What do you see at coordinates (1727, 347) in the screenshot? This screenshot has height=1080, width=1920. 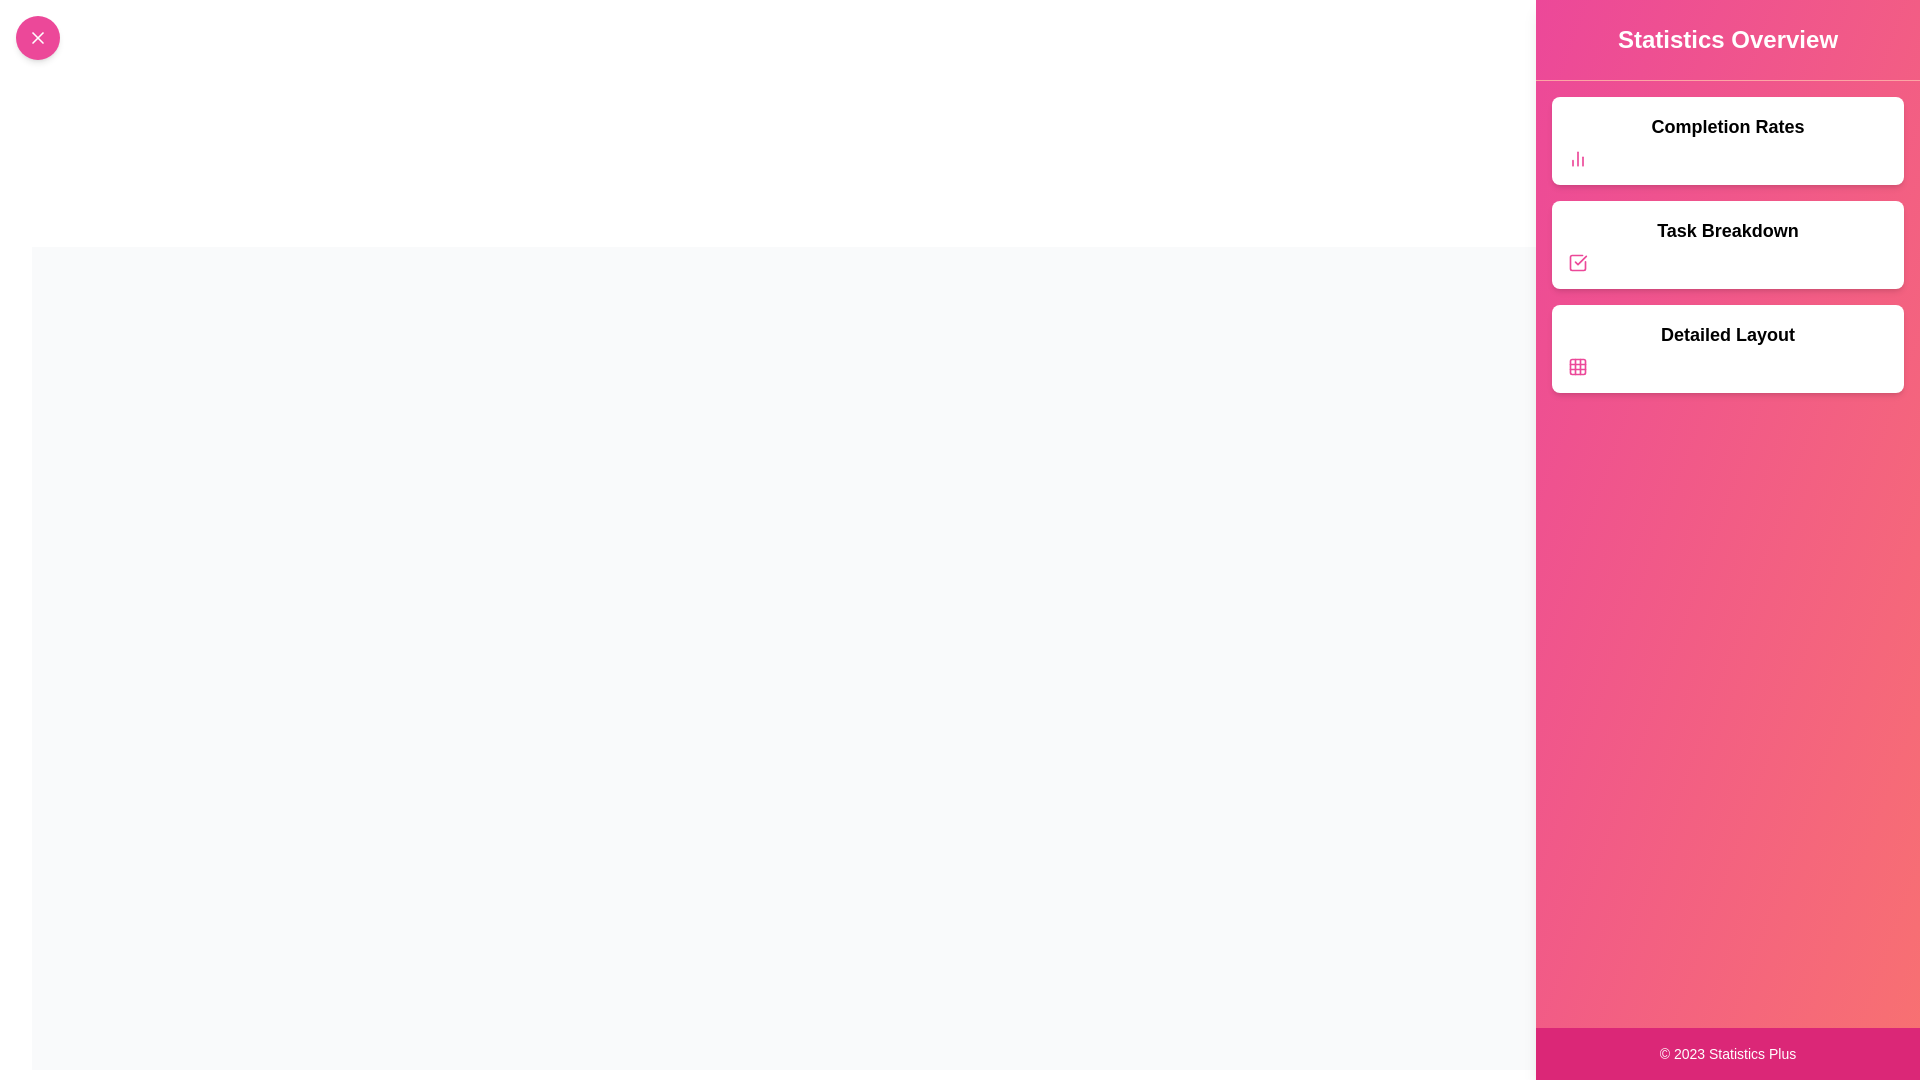 I see `the 'Detailed Layout' section to interact with it` at bounding box center [1727, 347].